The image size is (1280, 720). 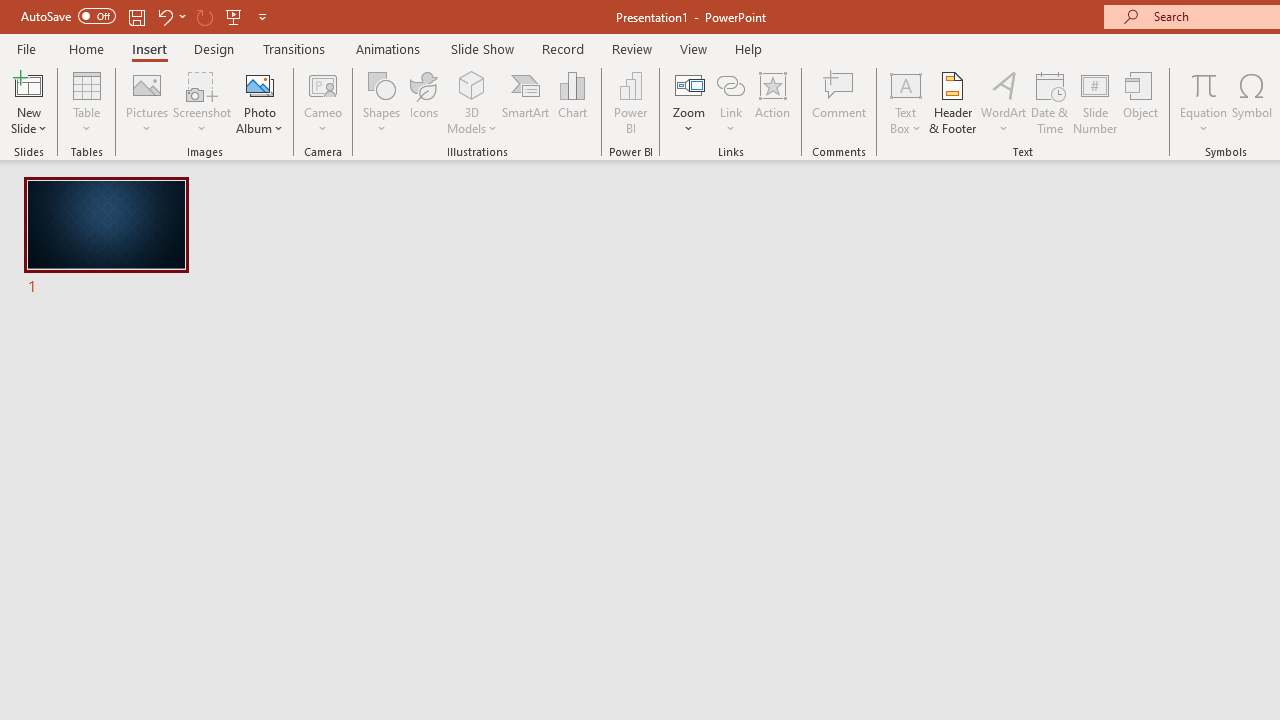 I want to click on 'Shapes', so click(x=382, y=103).